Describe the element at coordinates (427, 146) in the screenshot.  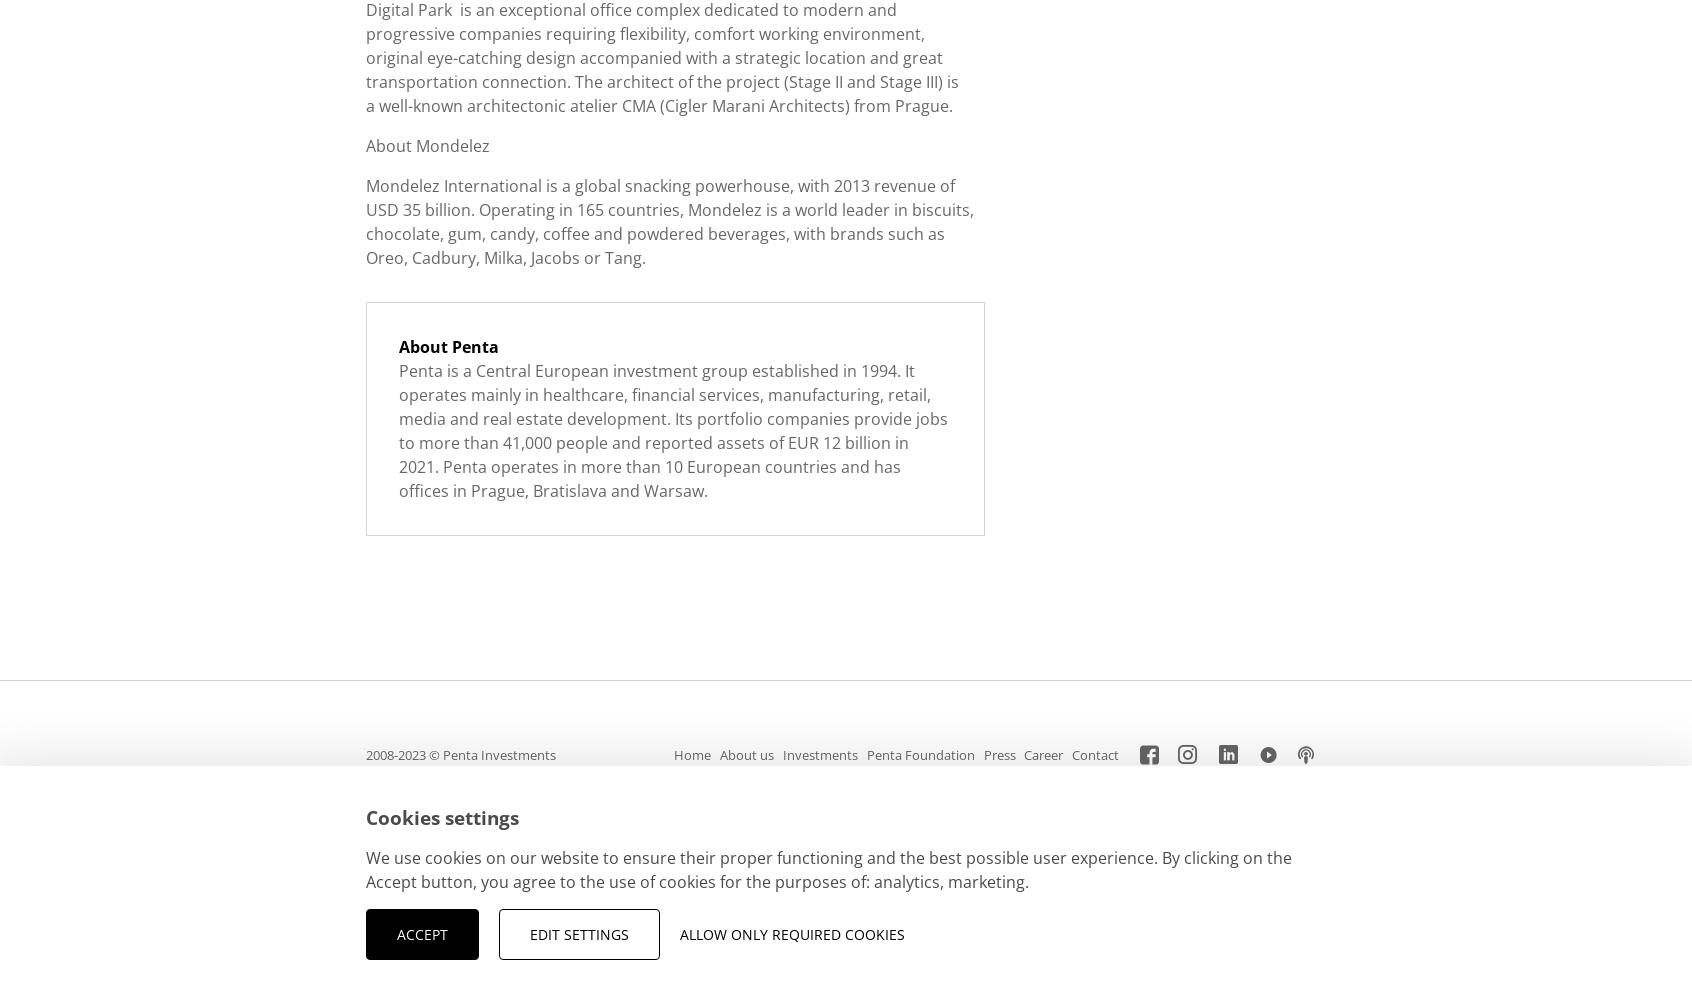
I see `'About Mondelez'` at that location.